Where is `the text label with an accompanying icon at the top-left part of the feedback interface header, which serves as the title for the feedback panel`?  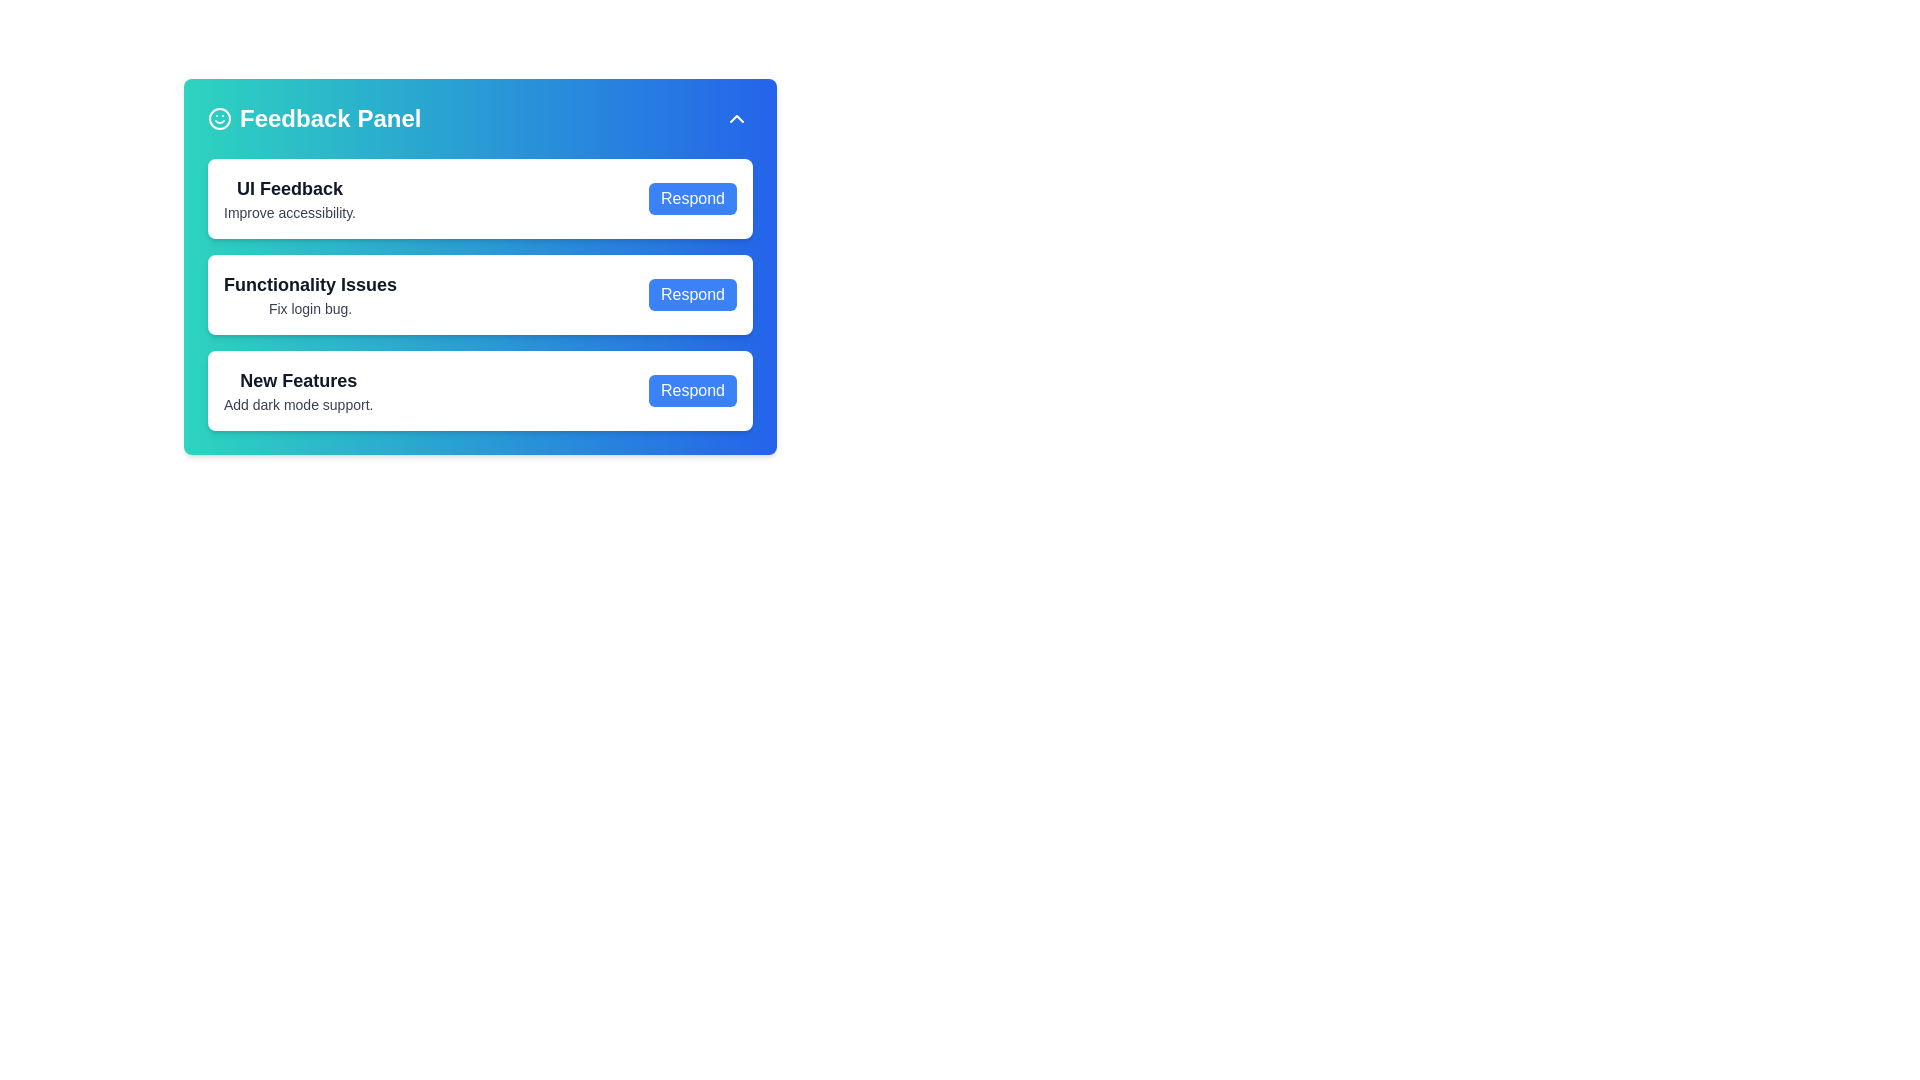
the text label with an accompanying icon at the top-left part of the feedback interface header, which serves as the title for the feedback panel is located at coordinates (313, 119).